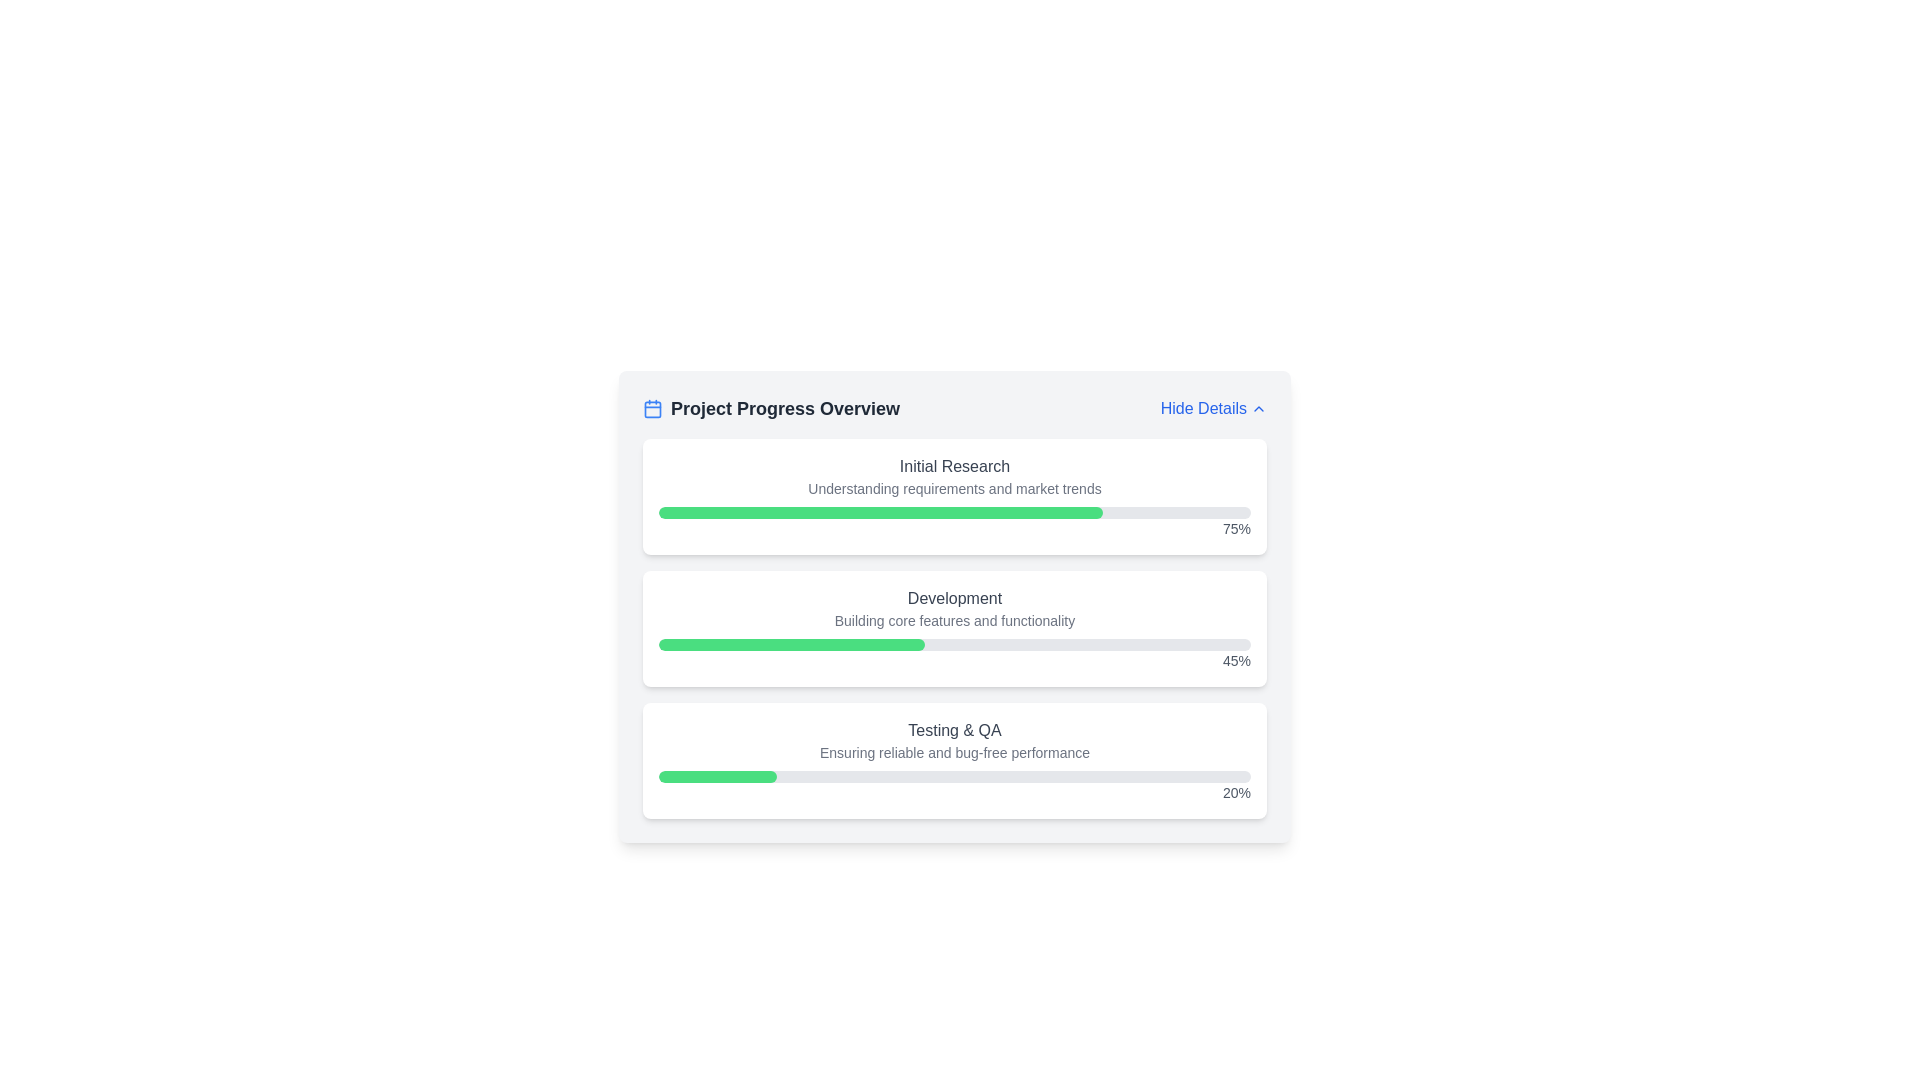 The width and height of the screenshot is (1920, 1080). I want to click on progress information from the Progress Indicator Panel that tracks the 'Development' task, which is the second panel in a vertical stack of three panels, so click(954, 627).